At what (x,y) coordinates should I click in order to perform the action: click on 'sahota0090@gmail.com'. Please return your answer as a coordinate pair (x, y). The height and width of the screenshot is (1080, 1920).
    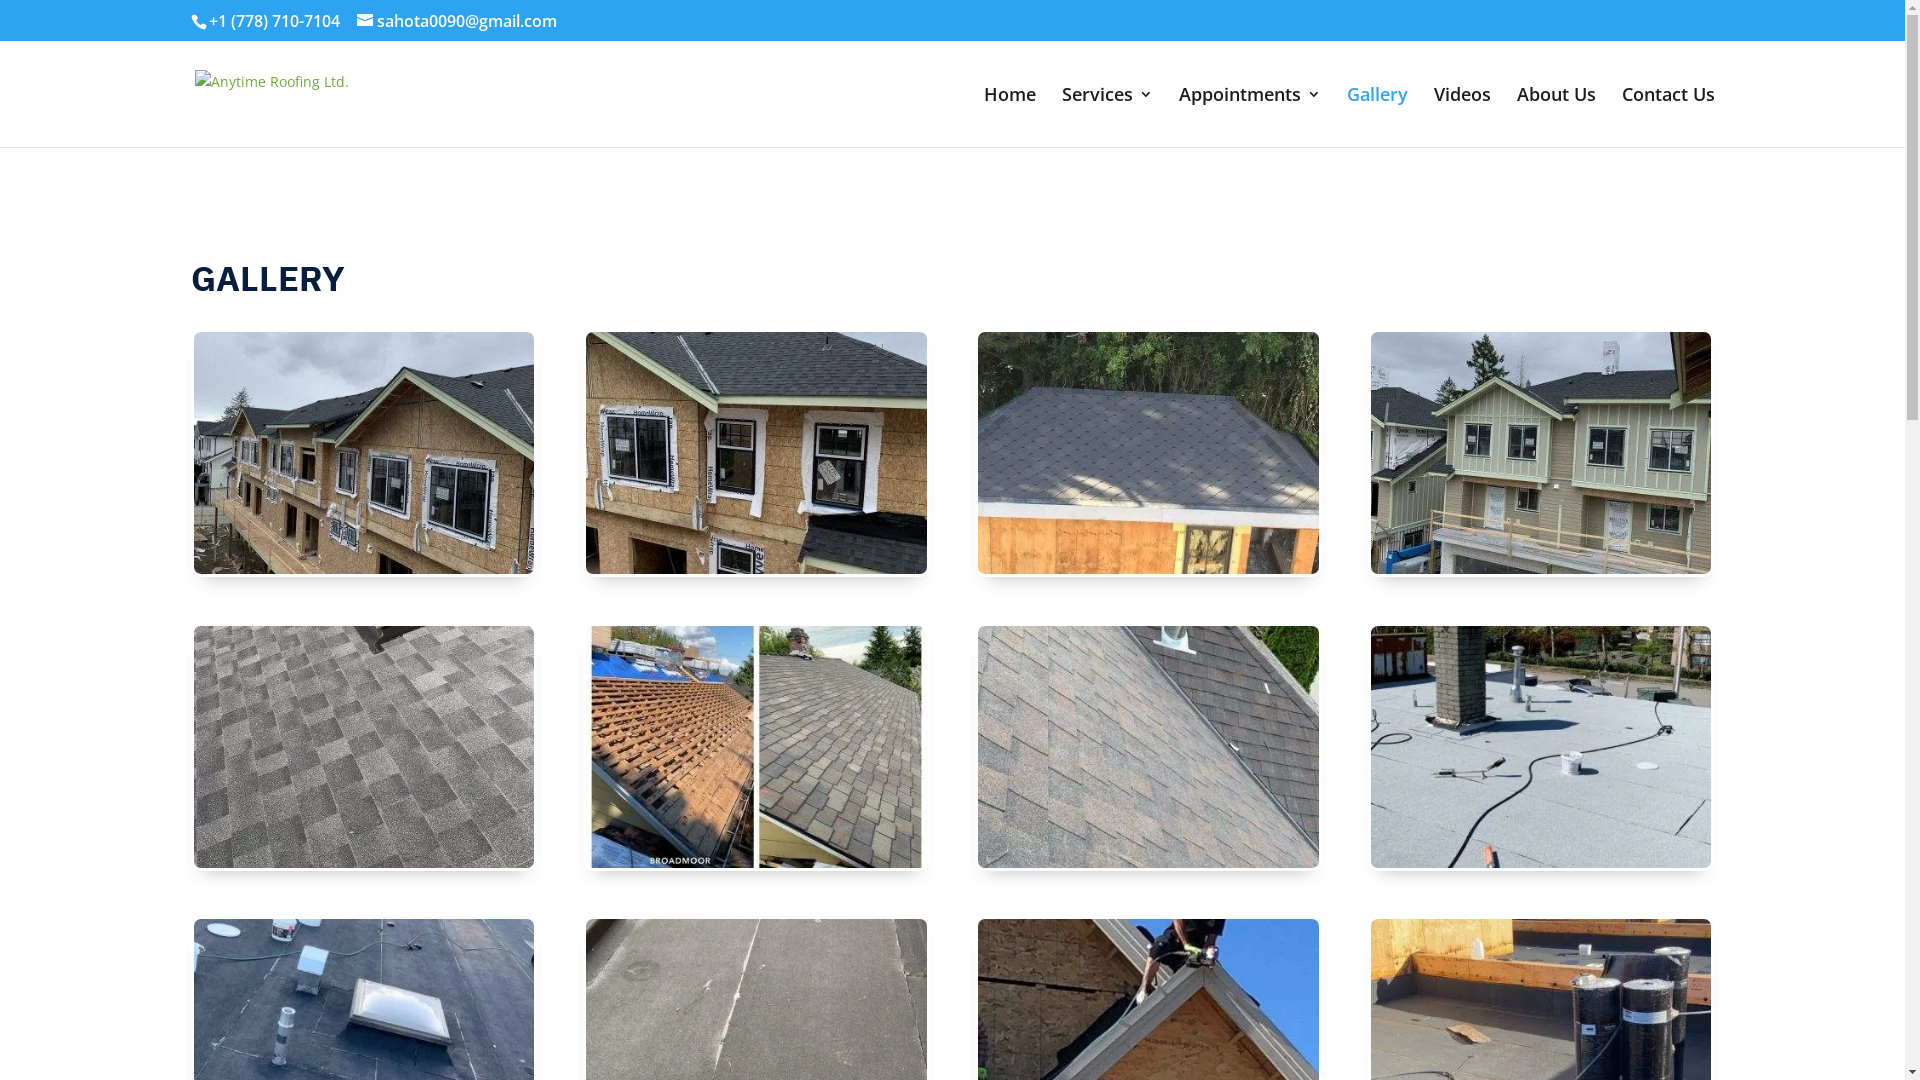
    Looking at the image, I should click on (455, 20).